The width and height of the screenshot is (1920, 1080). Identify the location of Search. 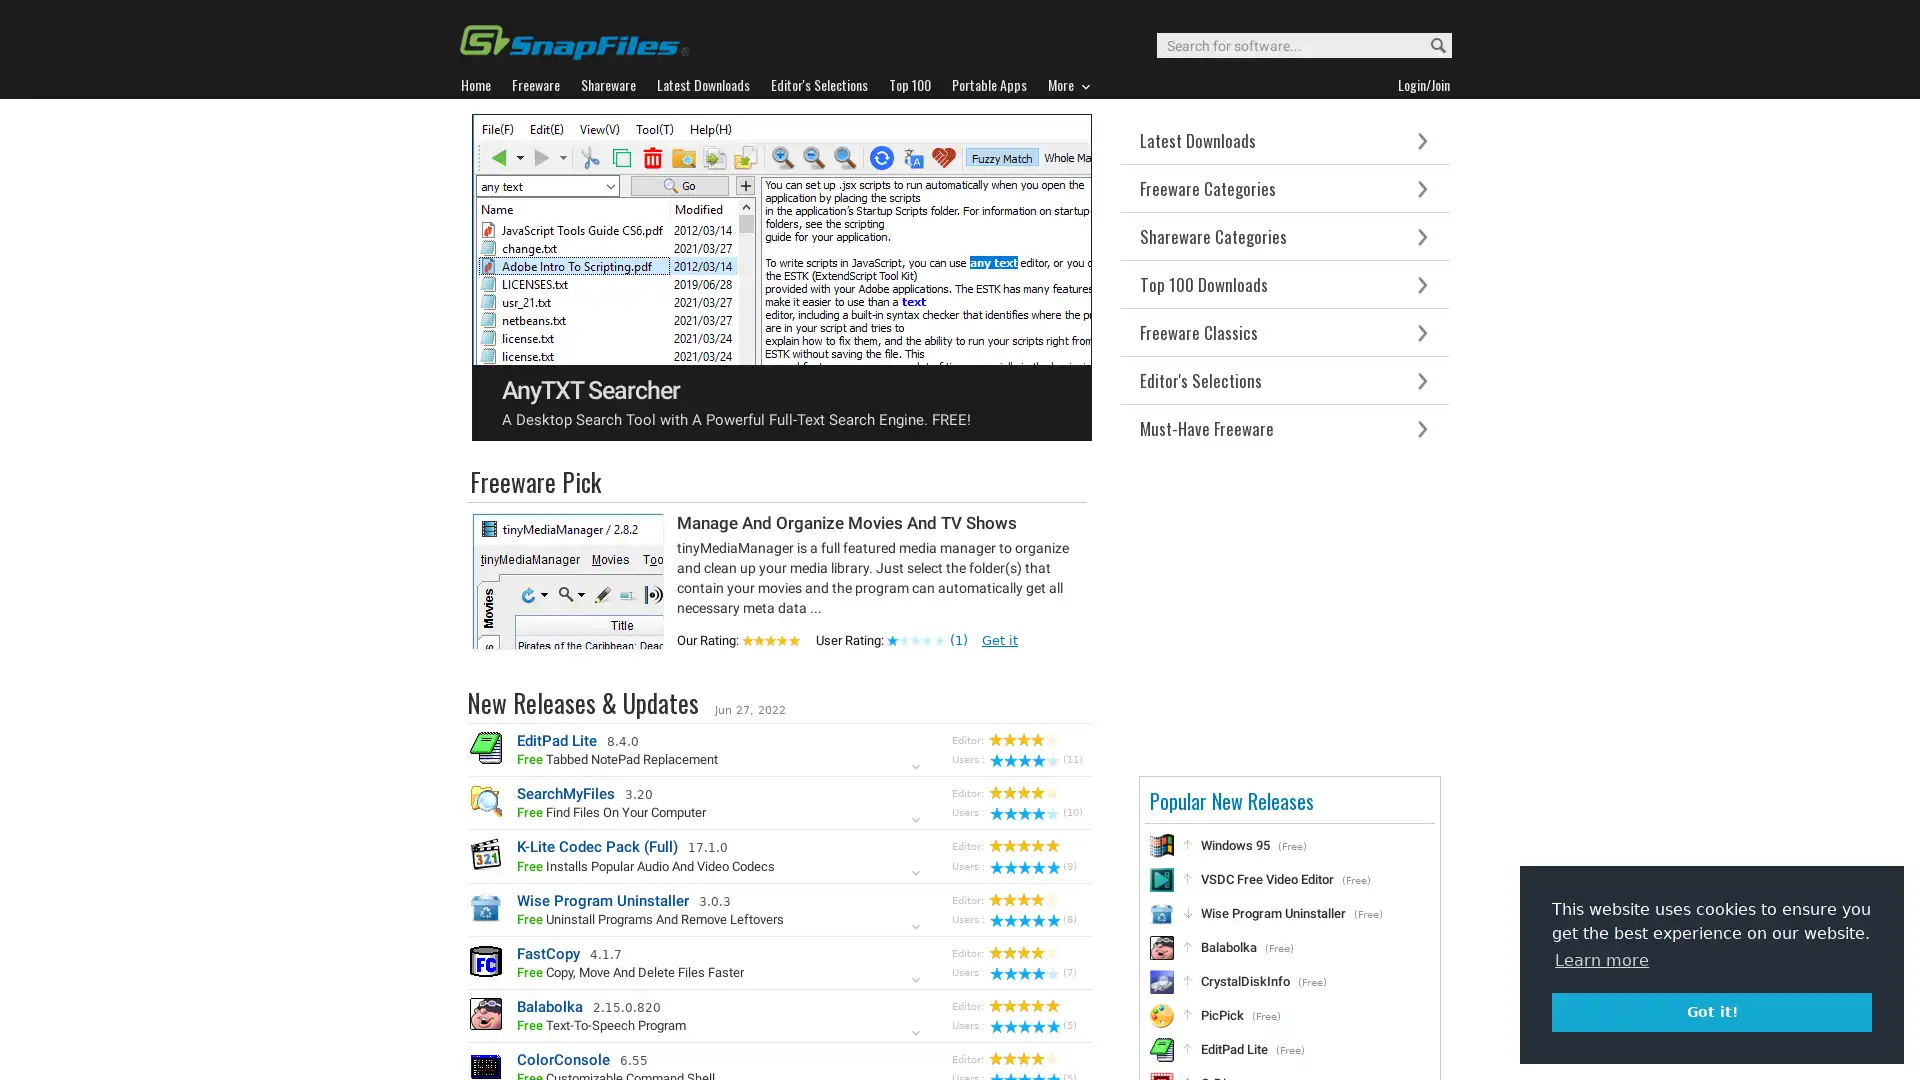
(1428, 45).